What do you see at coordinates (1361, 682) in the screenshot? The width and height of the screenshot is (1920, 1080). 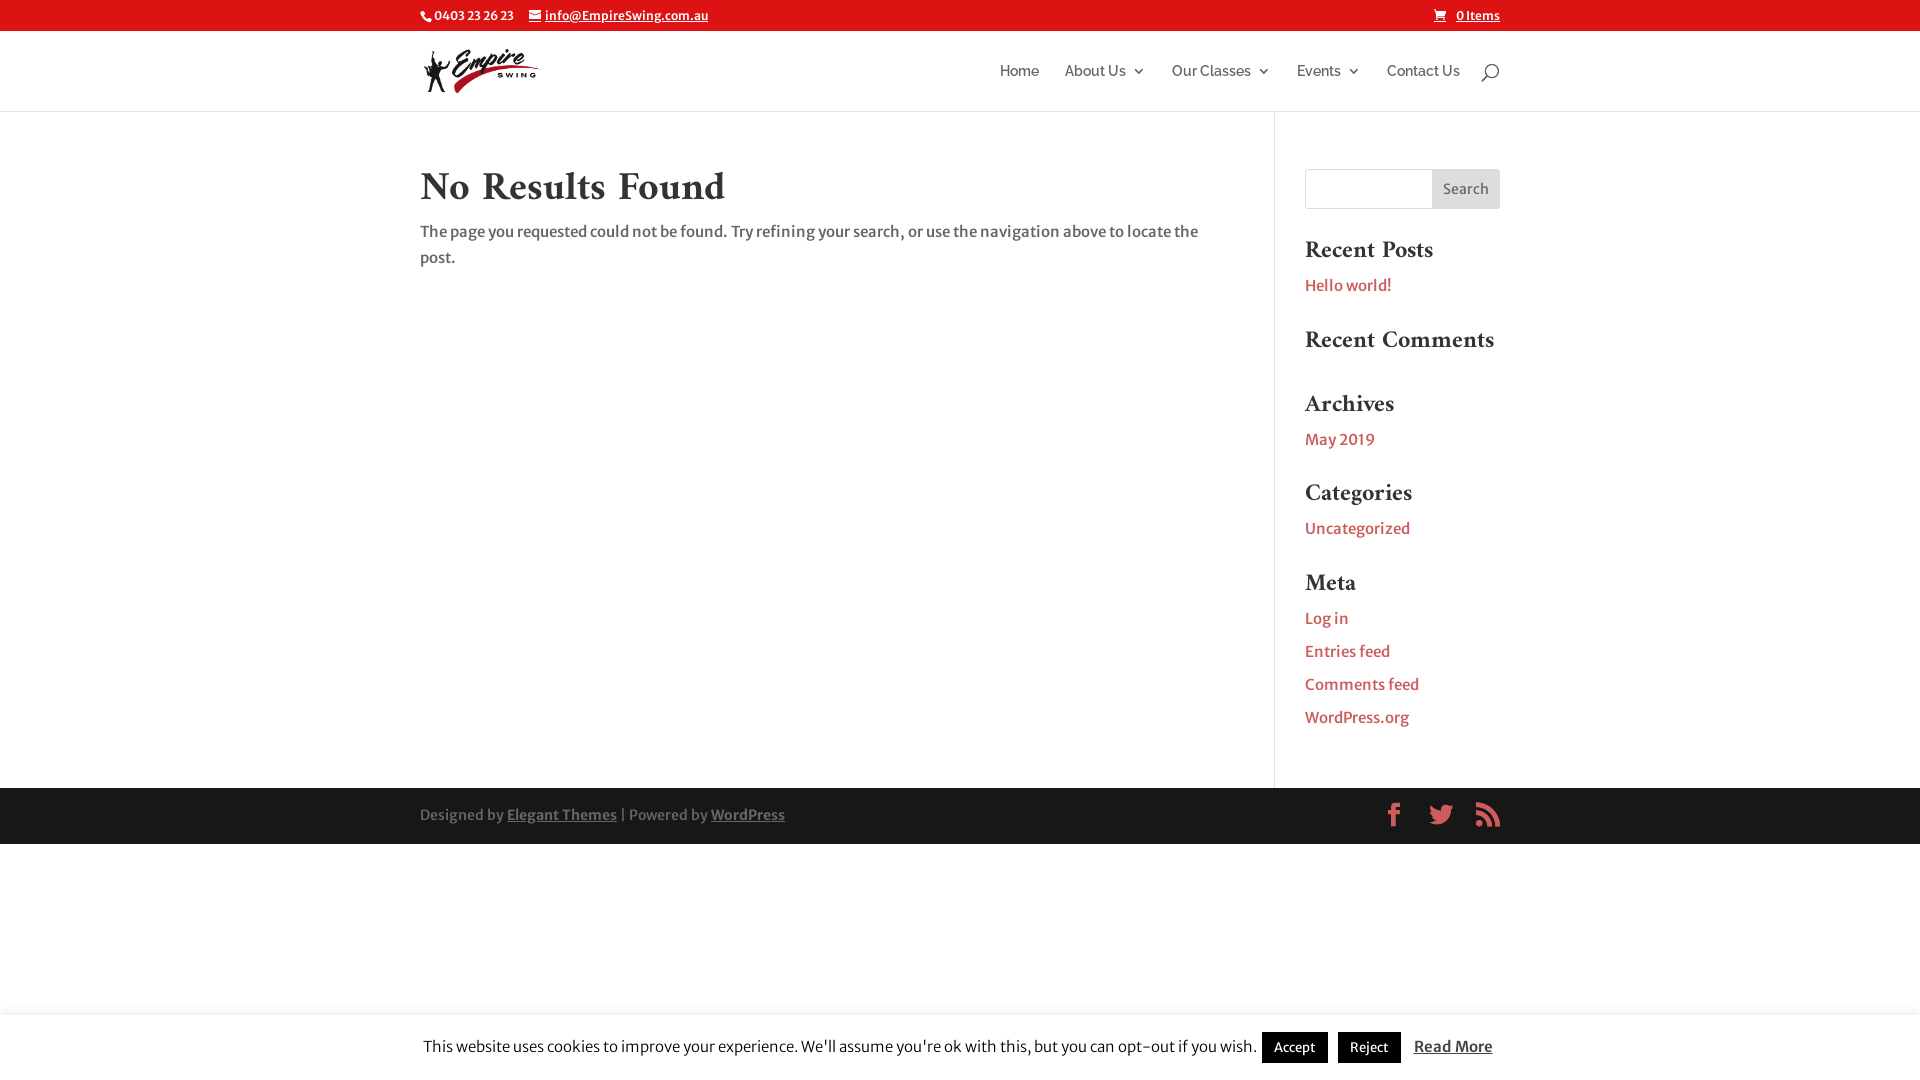 I see `'Comments feed'` at bounding box center [1361, 682].